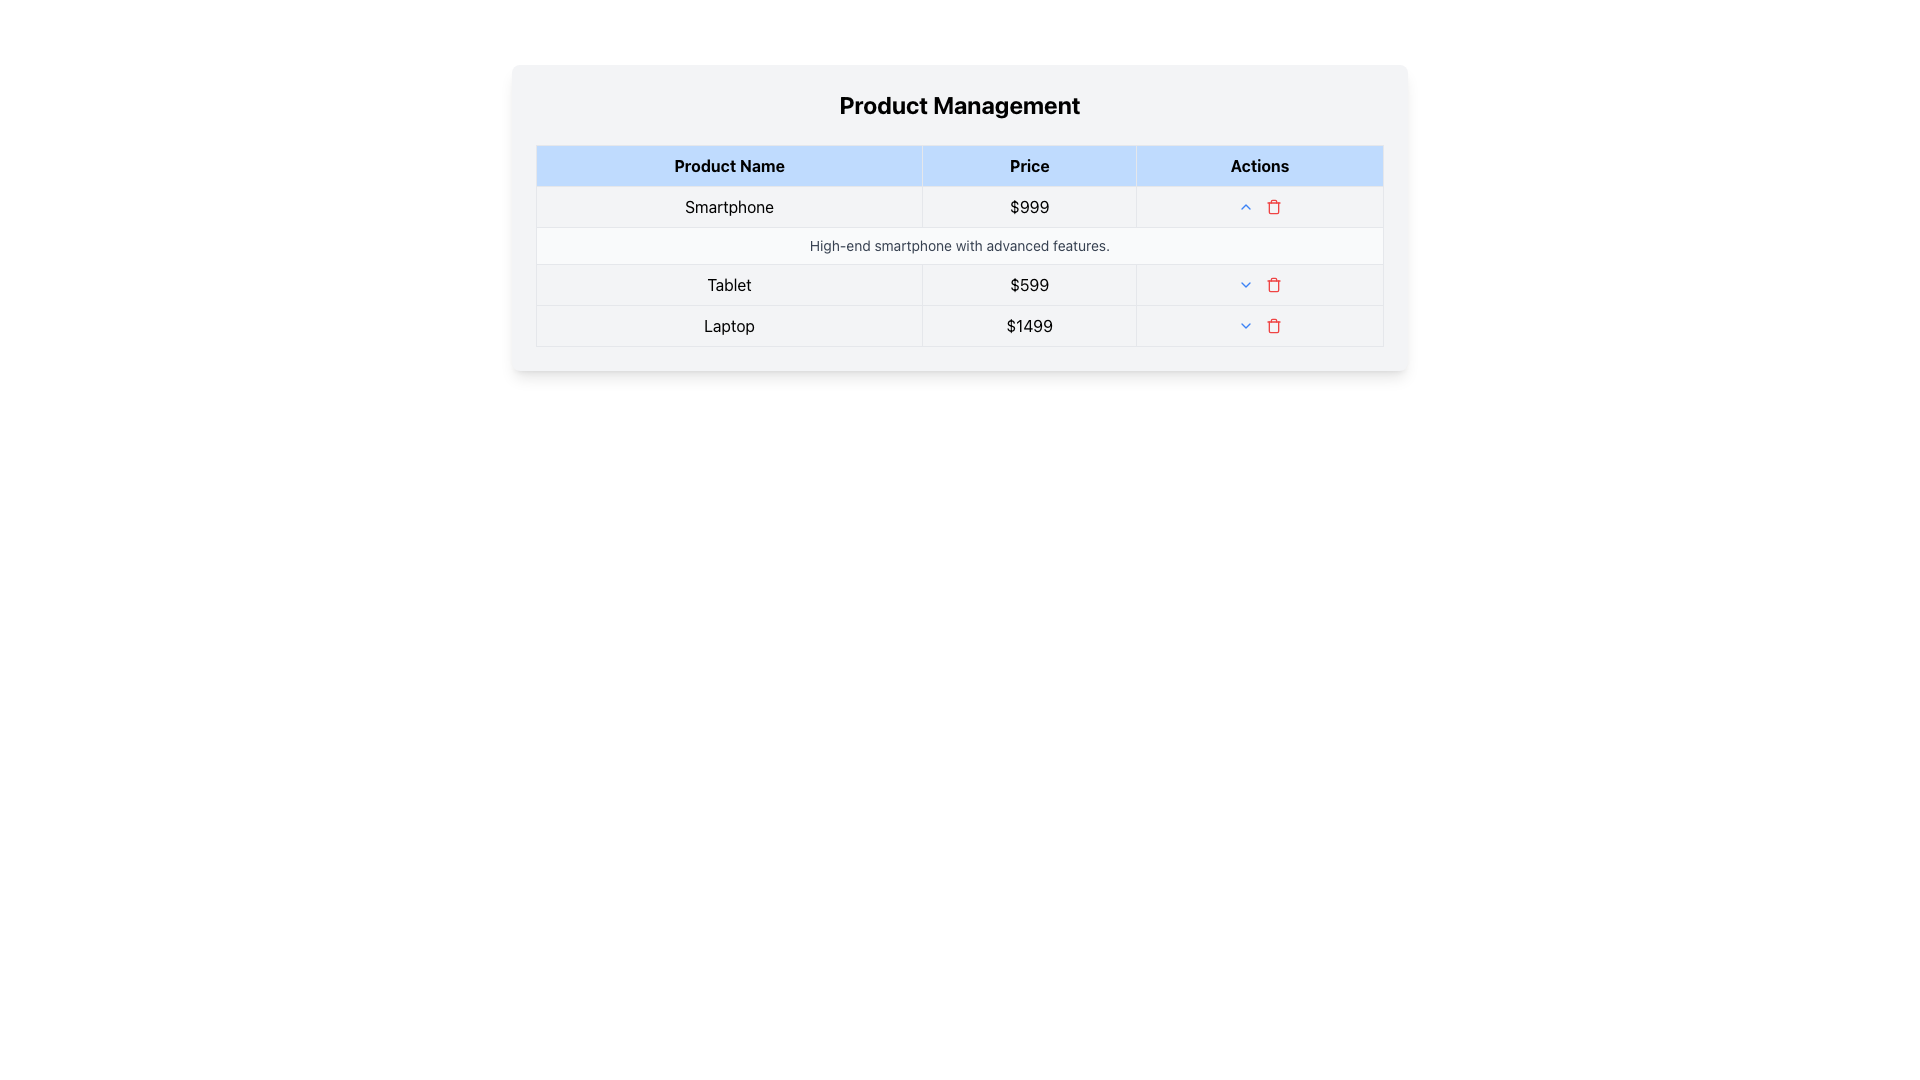  What do you see at coordinates (1258, 325) in the screenshot?
I see `the interactive element` at bounding box center [1258, 325].